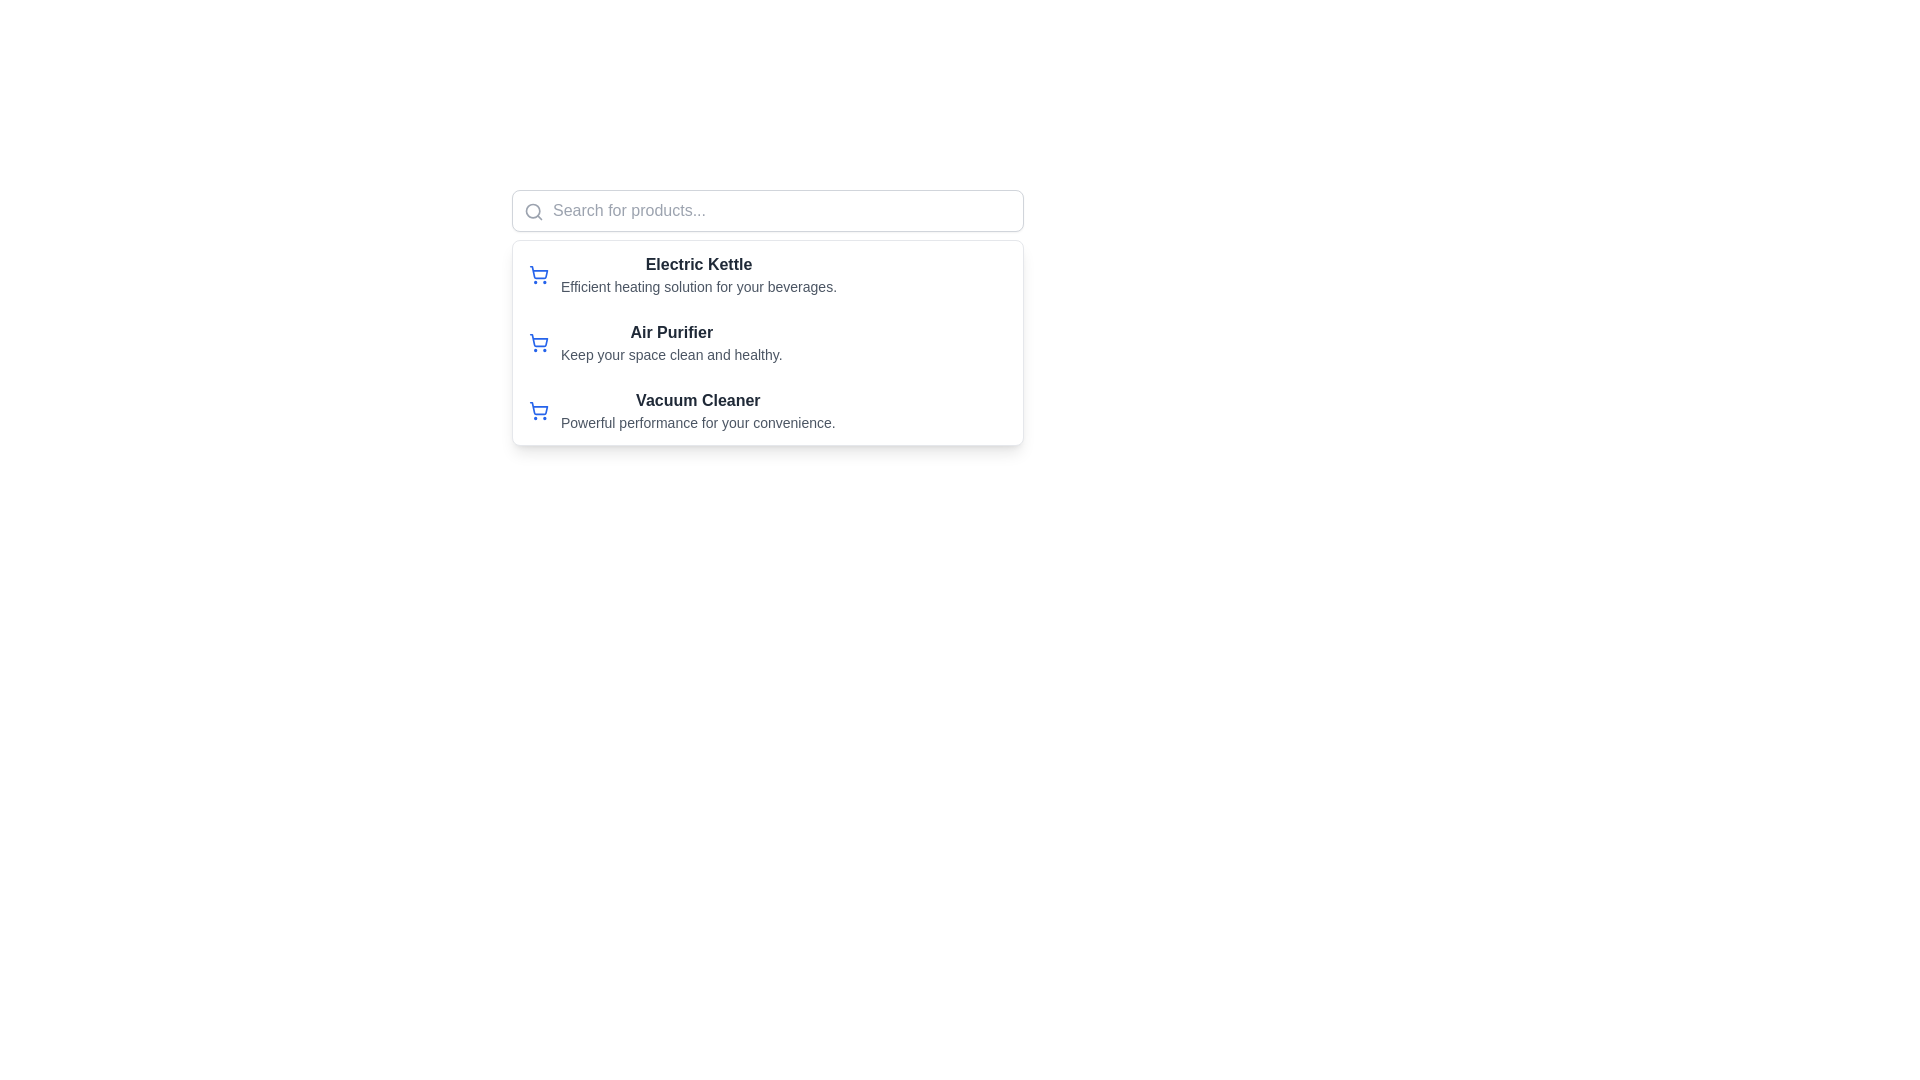  What do you see at coordinates (767, 274) in the screenshot?
I see `the first product listing item displaying 'Electric Kettle' with a blue shopping cart icon to the left of the text` at bounding box center [767, 274].